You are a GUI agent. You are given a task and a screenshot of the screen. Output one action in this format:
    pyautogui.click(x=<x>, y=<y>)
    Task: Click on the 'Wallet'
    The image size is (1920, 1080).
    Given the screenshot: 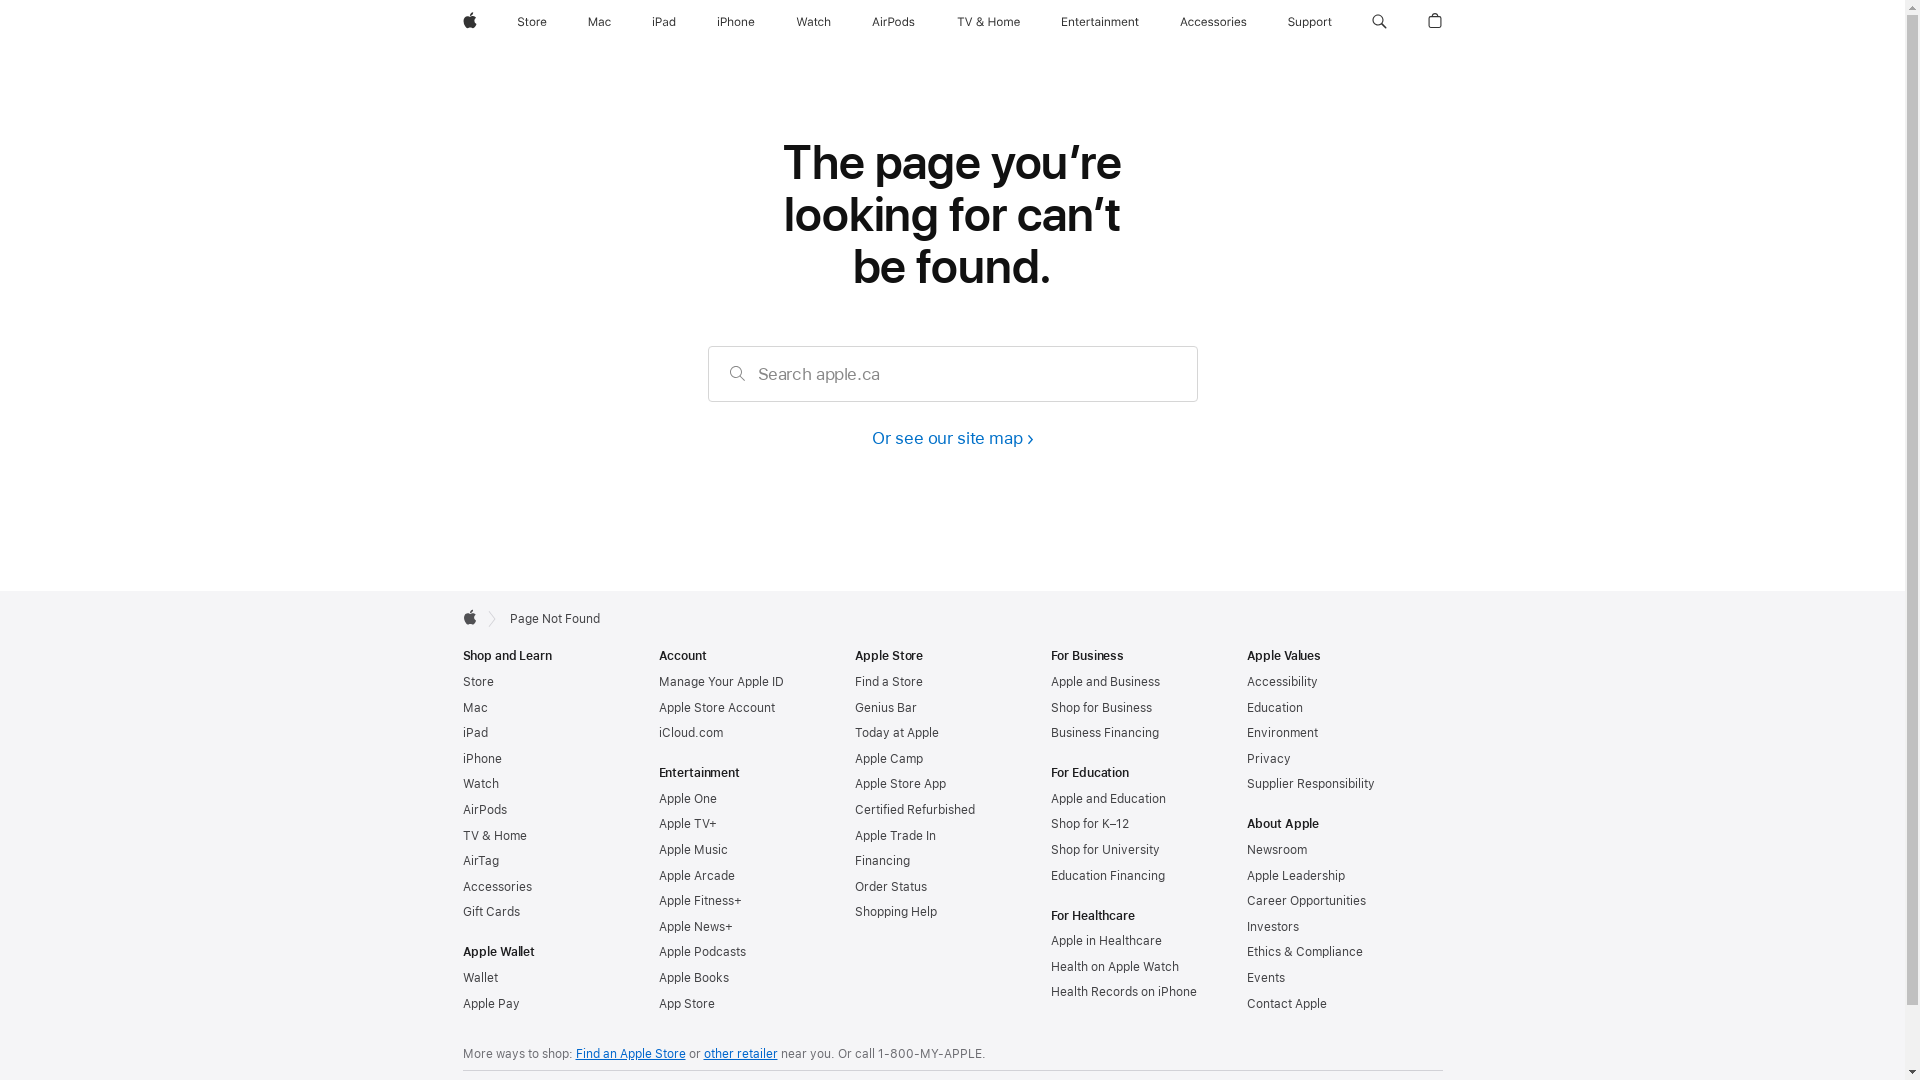 What is the action you would take?
    pyautogui.click(x=478, y=977)
    